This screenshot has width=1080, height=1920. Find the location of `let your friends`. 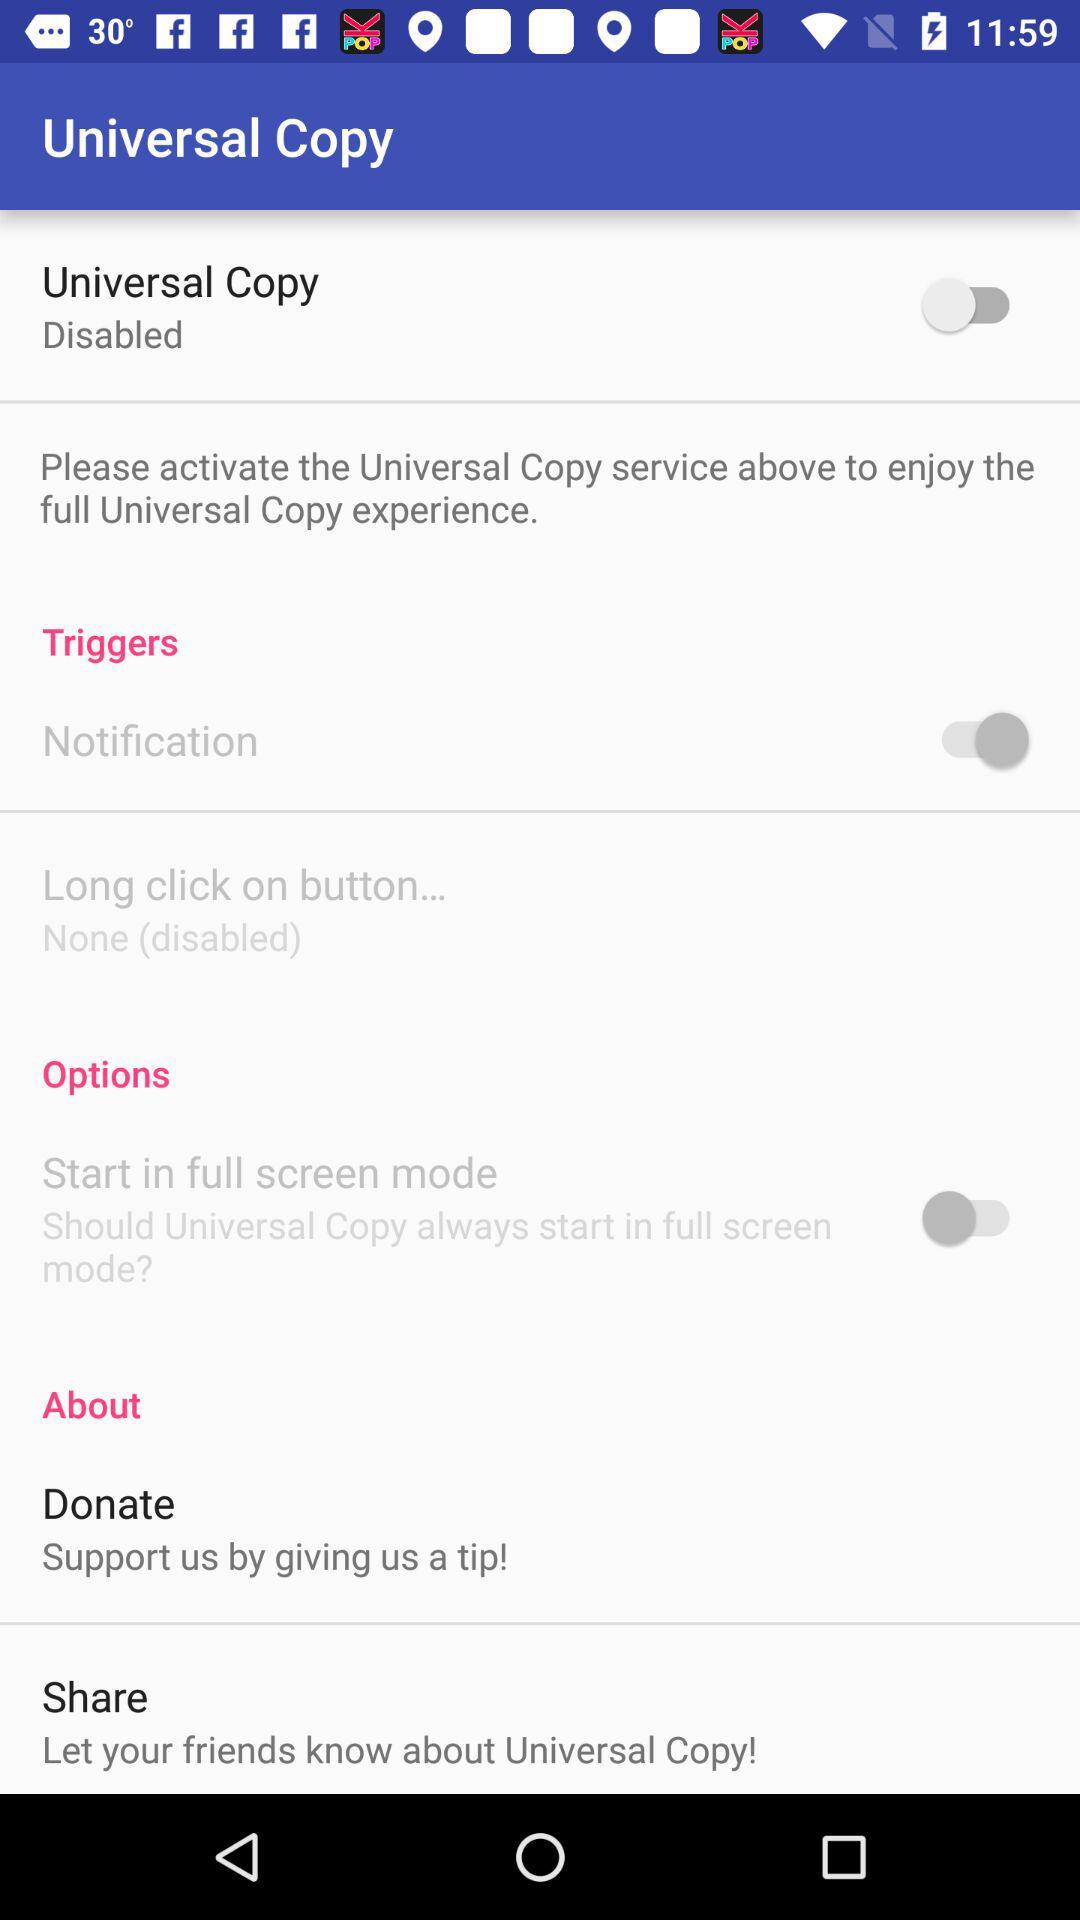

let your friends is located at coordinates (399, 1747).